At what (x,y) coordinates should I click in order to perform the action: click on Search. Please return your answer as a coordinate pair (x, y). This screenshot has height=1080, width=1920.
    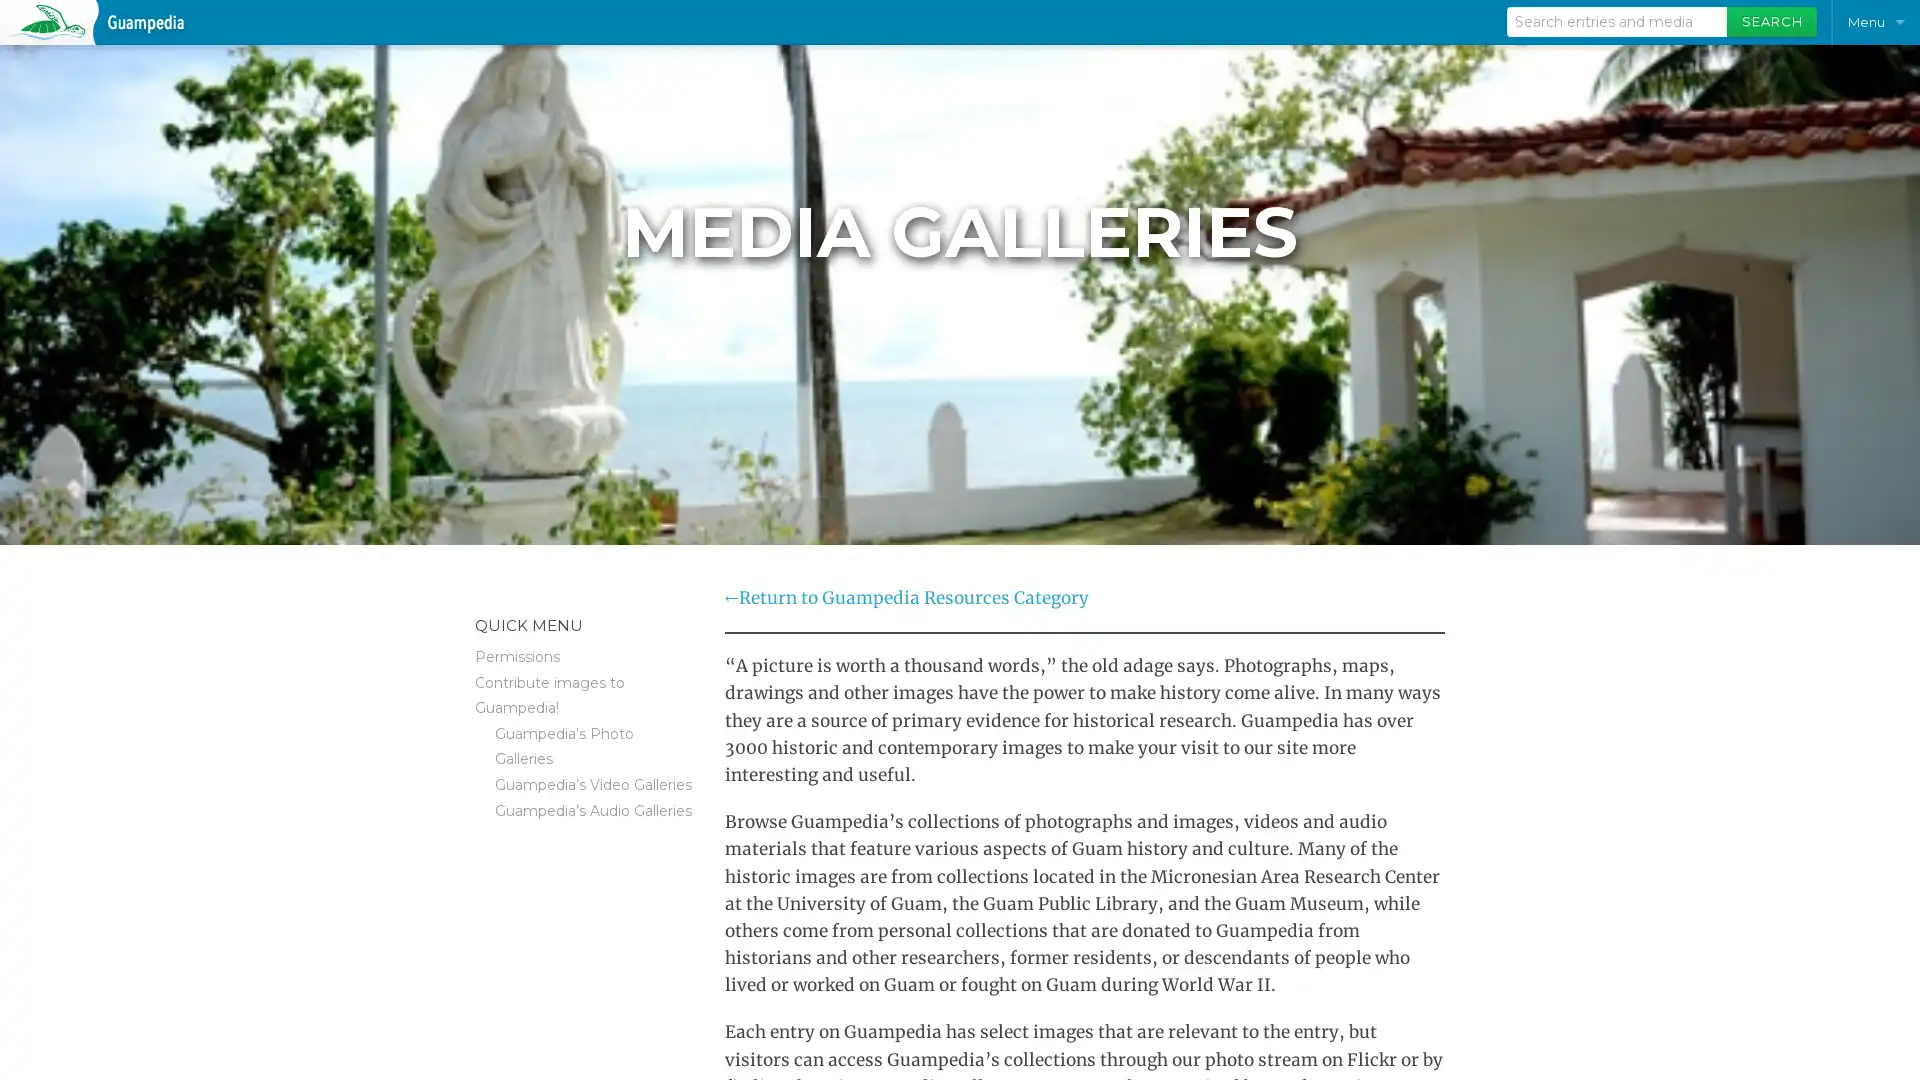
    Looking at the image, I should click on (1771, 22).